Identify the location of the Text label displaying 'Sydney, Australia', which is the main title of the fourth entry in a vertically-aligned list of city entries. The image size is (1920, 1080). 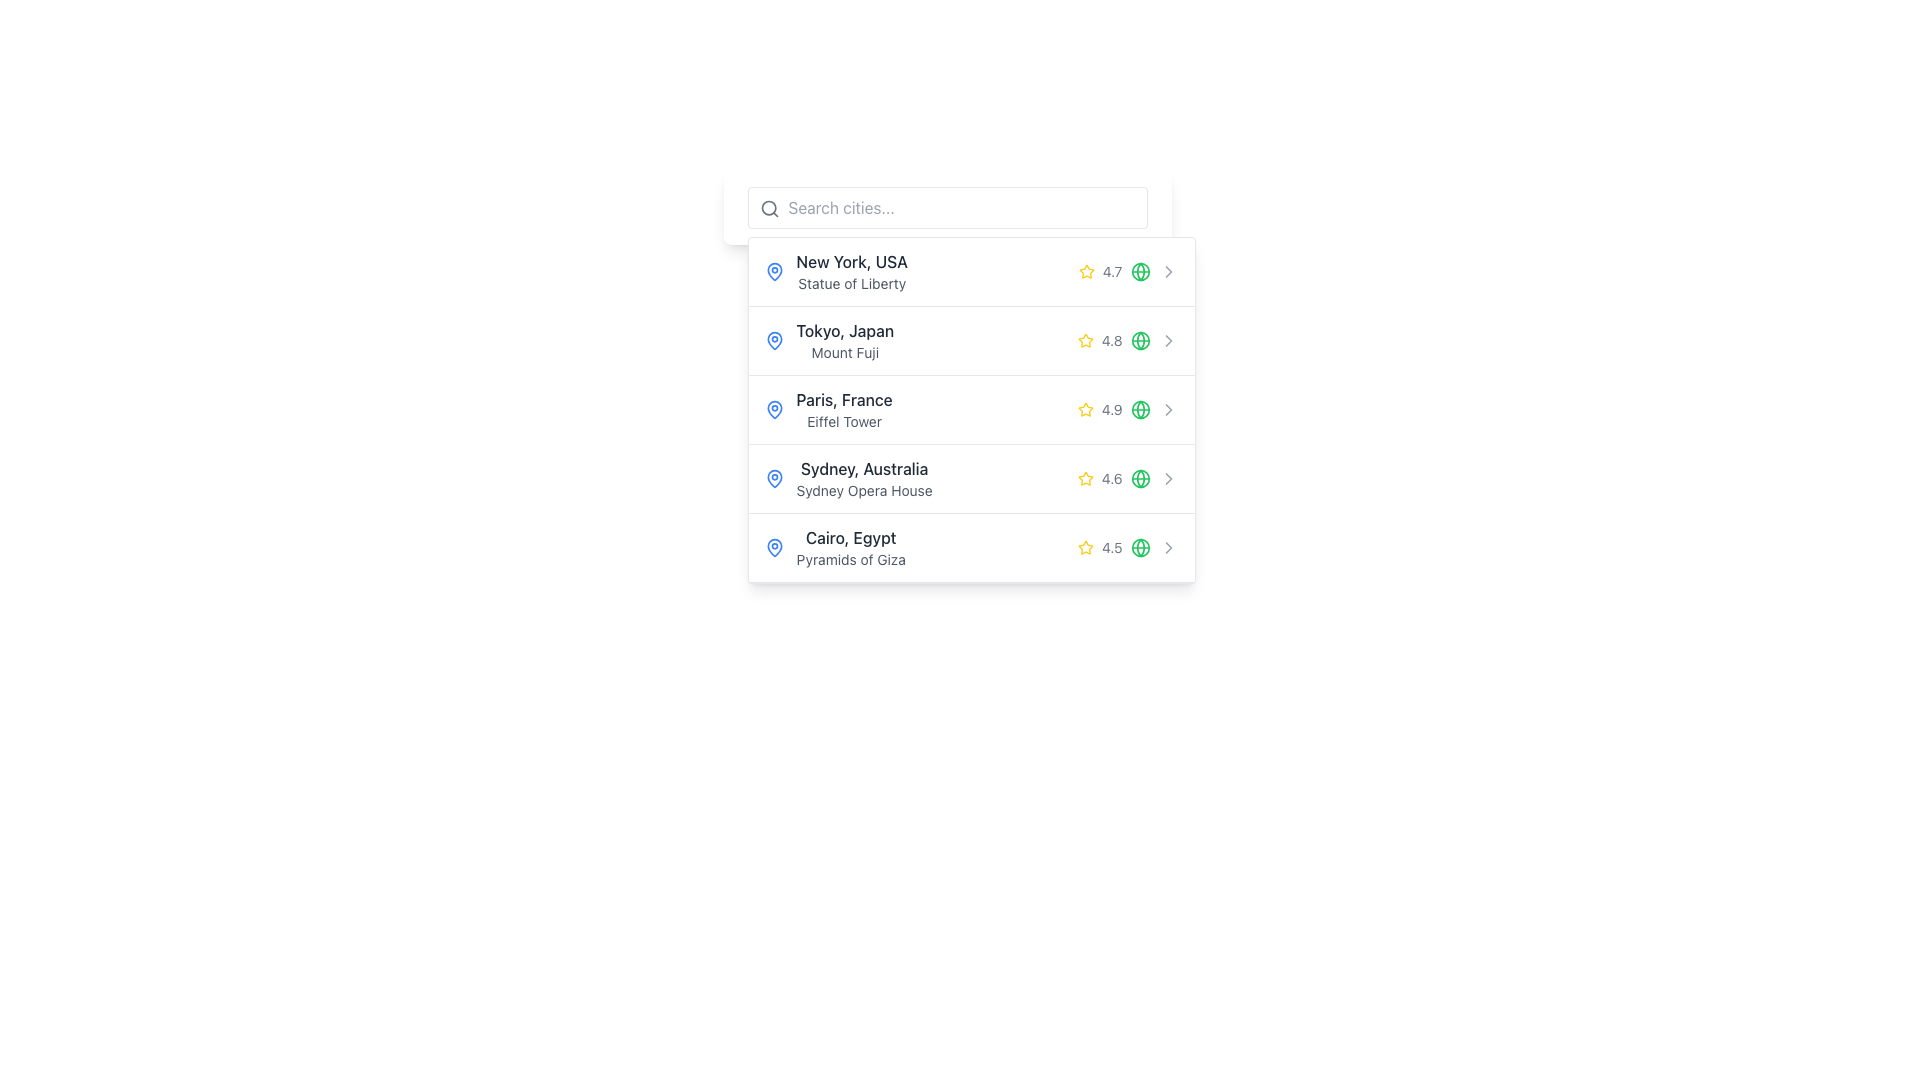
(864, 469).